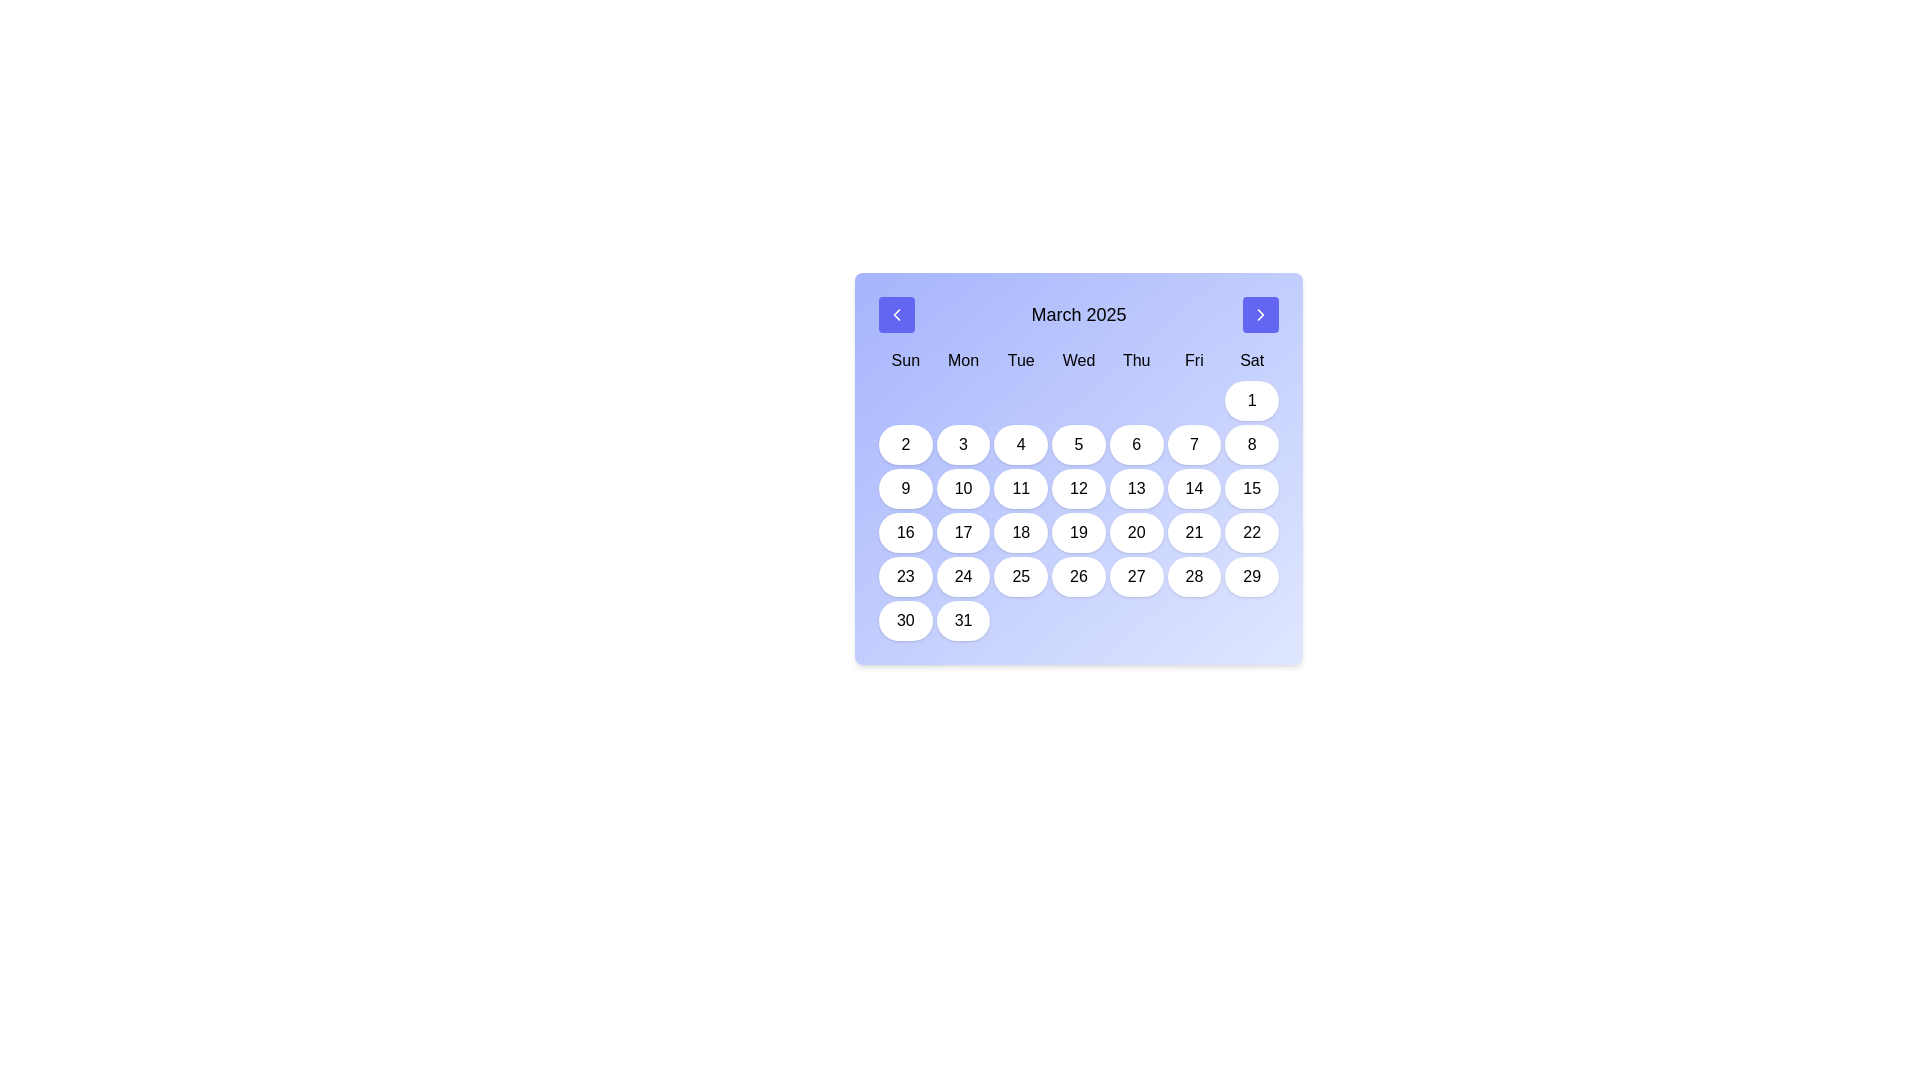 Image resolution: width=1920 pixels, height=1080 pixels. What do you see at coordinates (1136, 443) in the screenshot?
I see `the button representing the date '6' in the calendar, which is located in the second row and sixth column of the grid-based interface` at bounding box center [1136, 443].